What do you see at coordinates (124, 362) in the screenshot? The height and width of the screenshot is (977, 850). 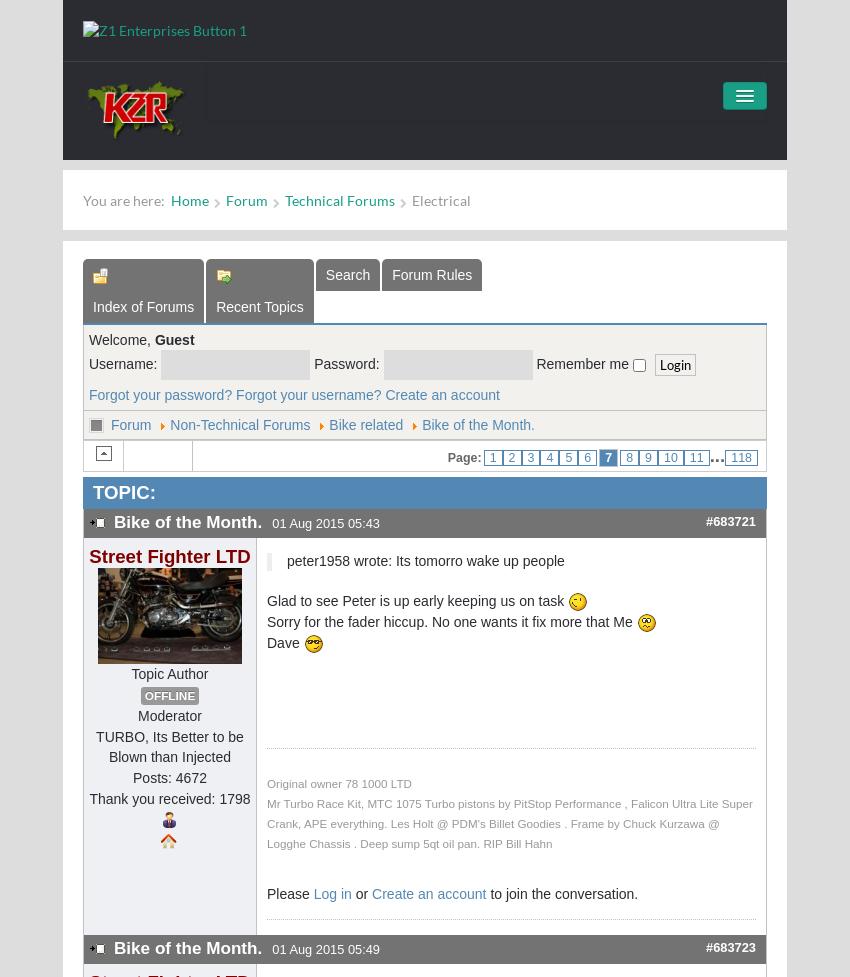 I see `'Username:'` at bounding box center [124, 362].